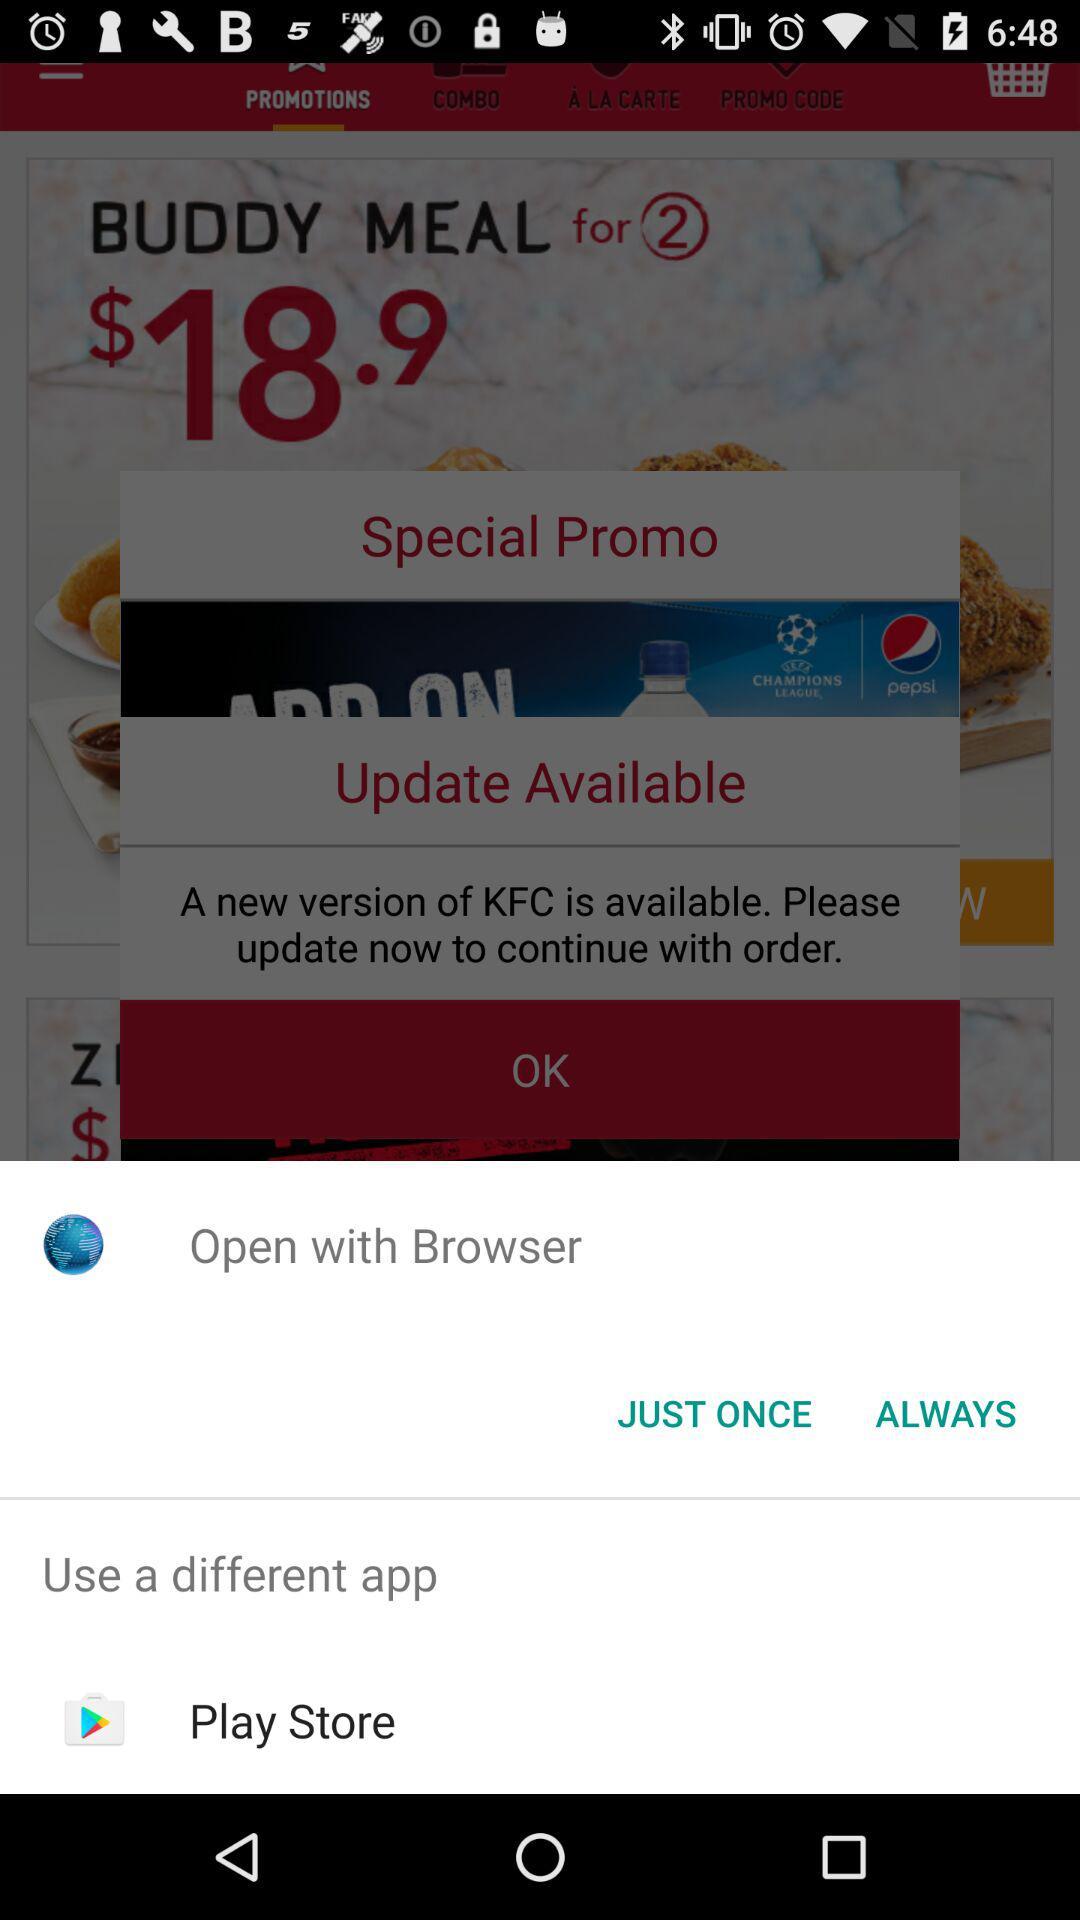 The image size is (1080, 1920). What do you see at coordinates (713, 1411) in the screenshot?
I see `the item next to the always icon` at bounding box center [713, 1411].